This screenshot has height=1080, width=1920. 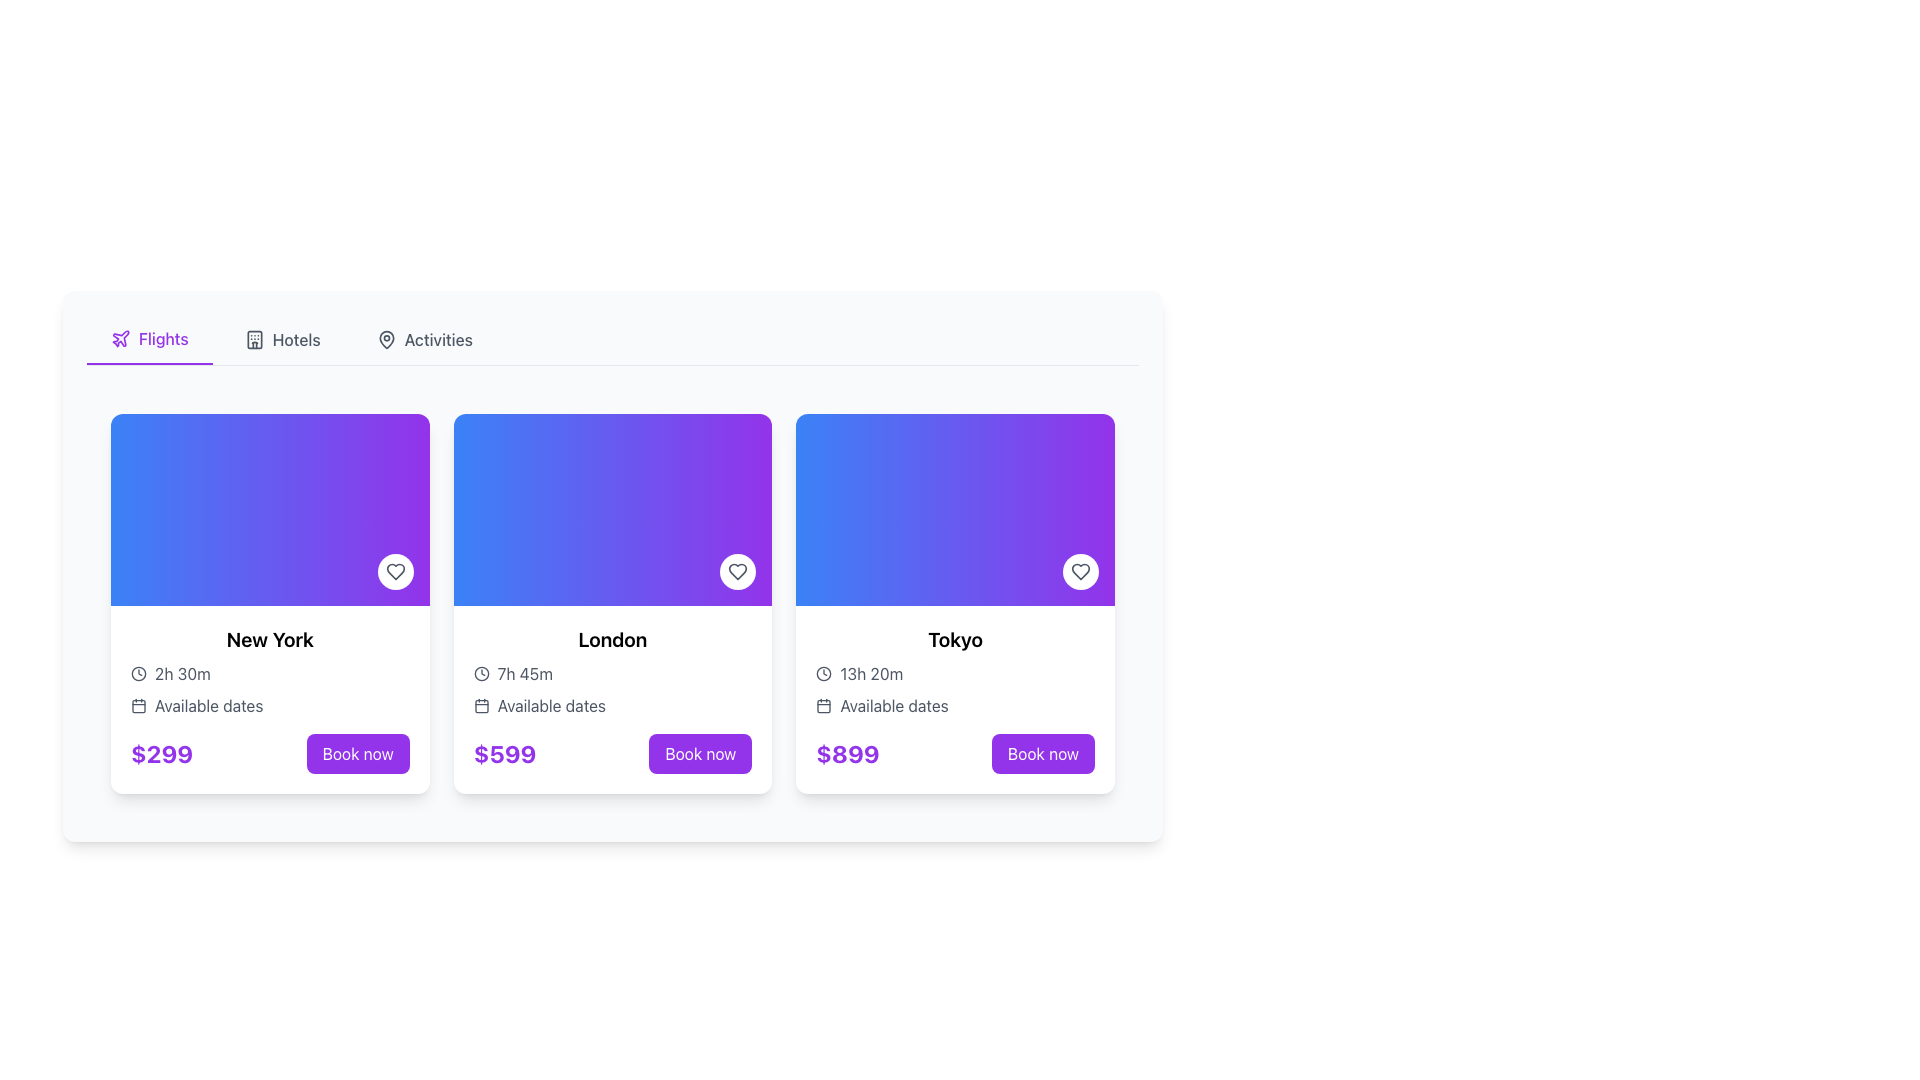 I want to click on the Text label displaying '13h 20m' that indicates duration information, located below the title 'Tokyo' and above 'Available dates', adjacent to a clock icon, so click(x=871, y=674).